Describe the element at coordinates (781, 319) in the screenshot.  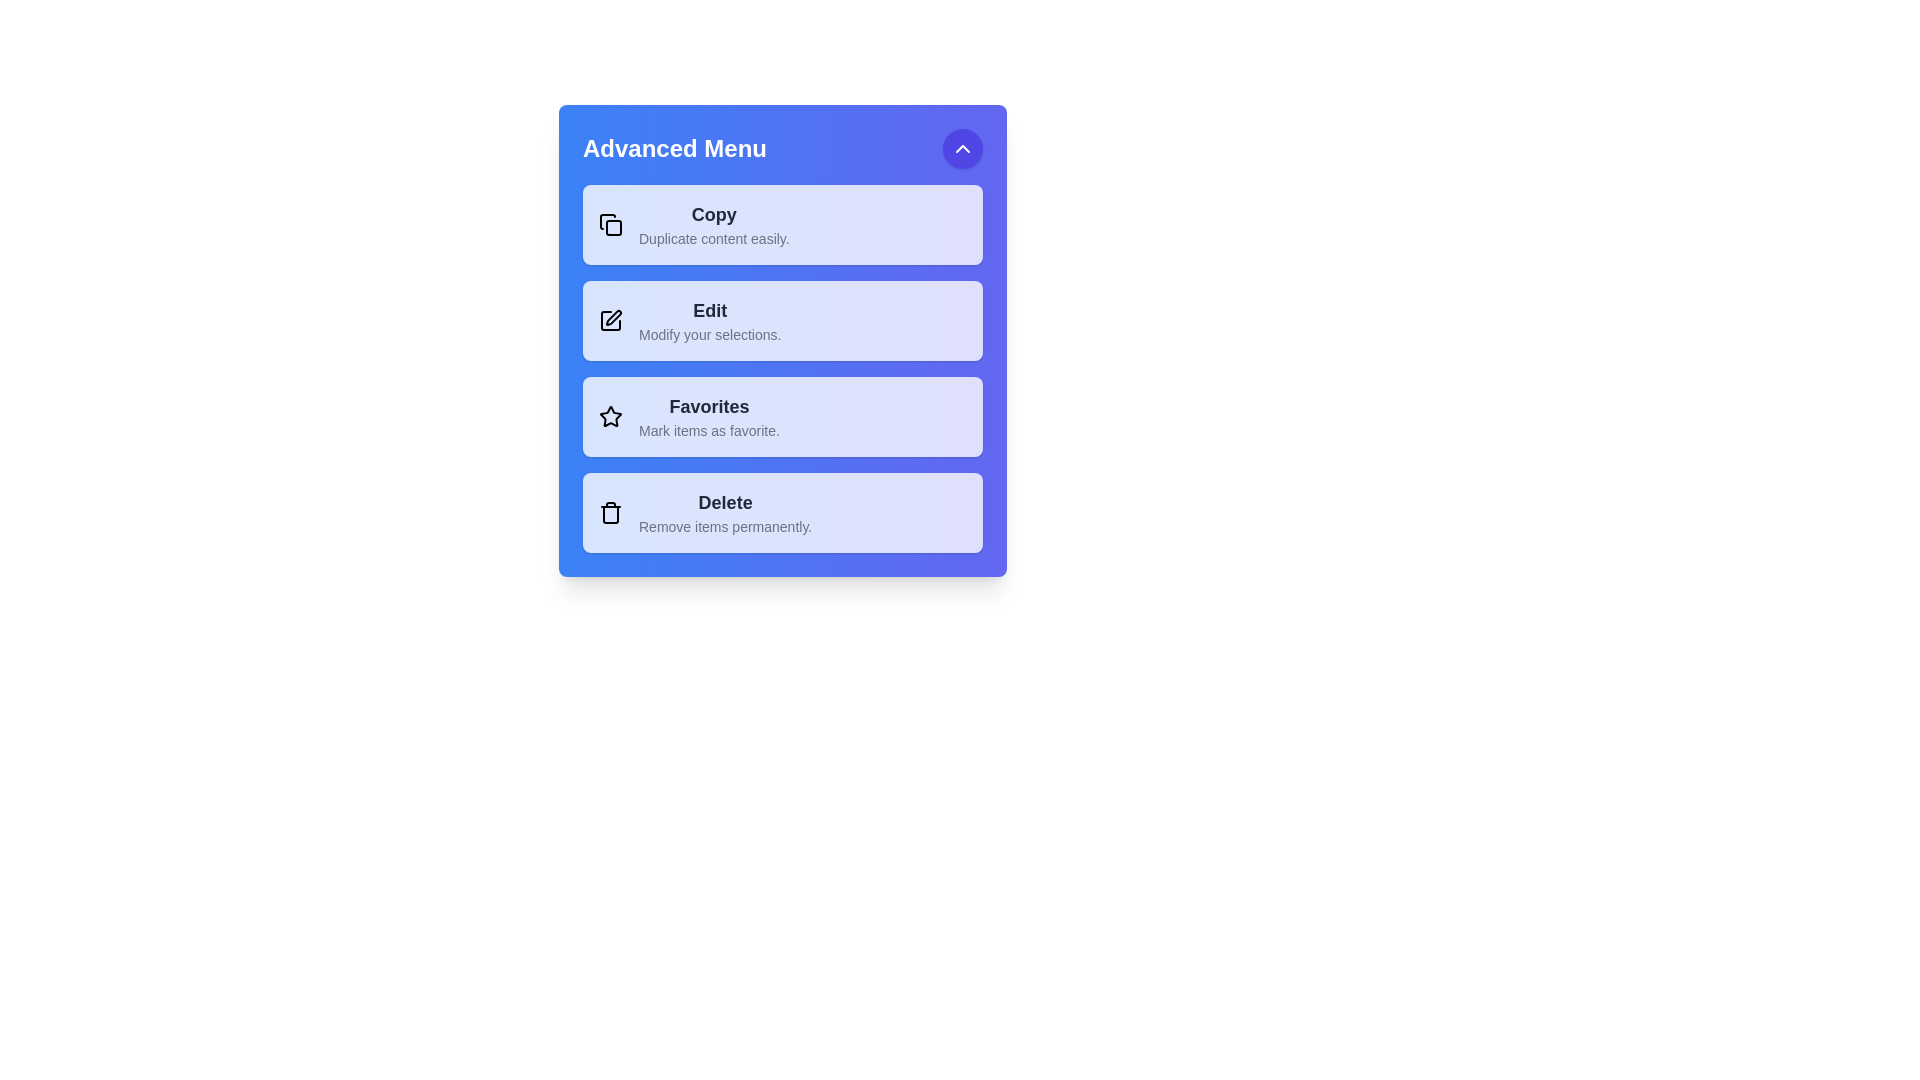
I see `the menu item Edit from the AdvancedInteractiveMenu` at that location.